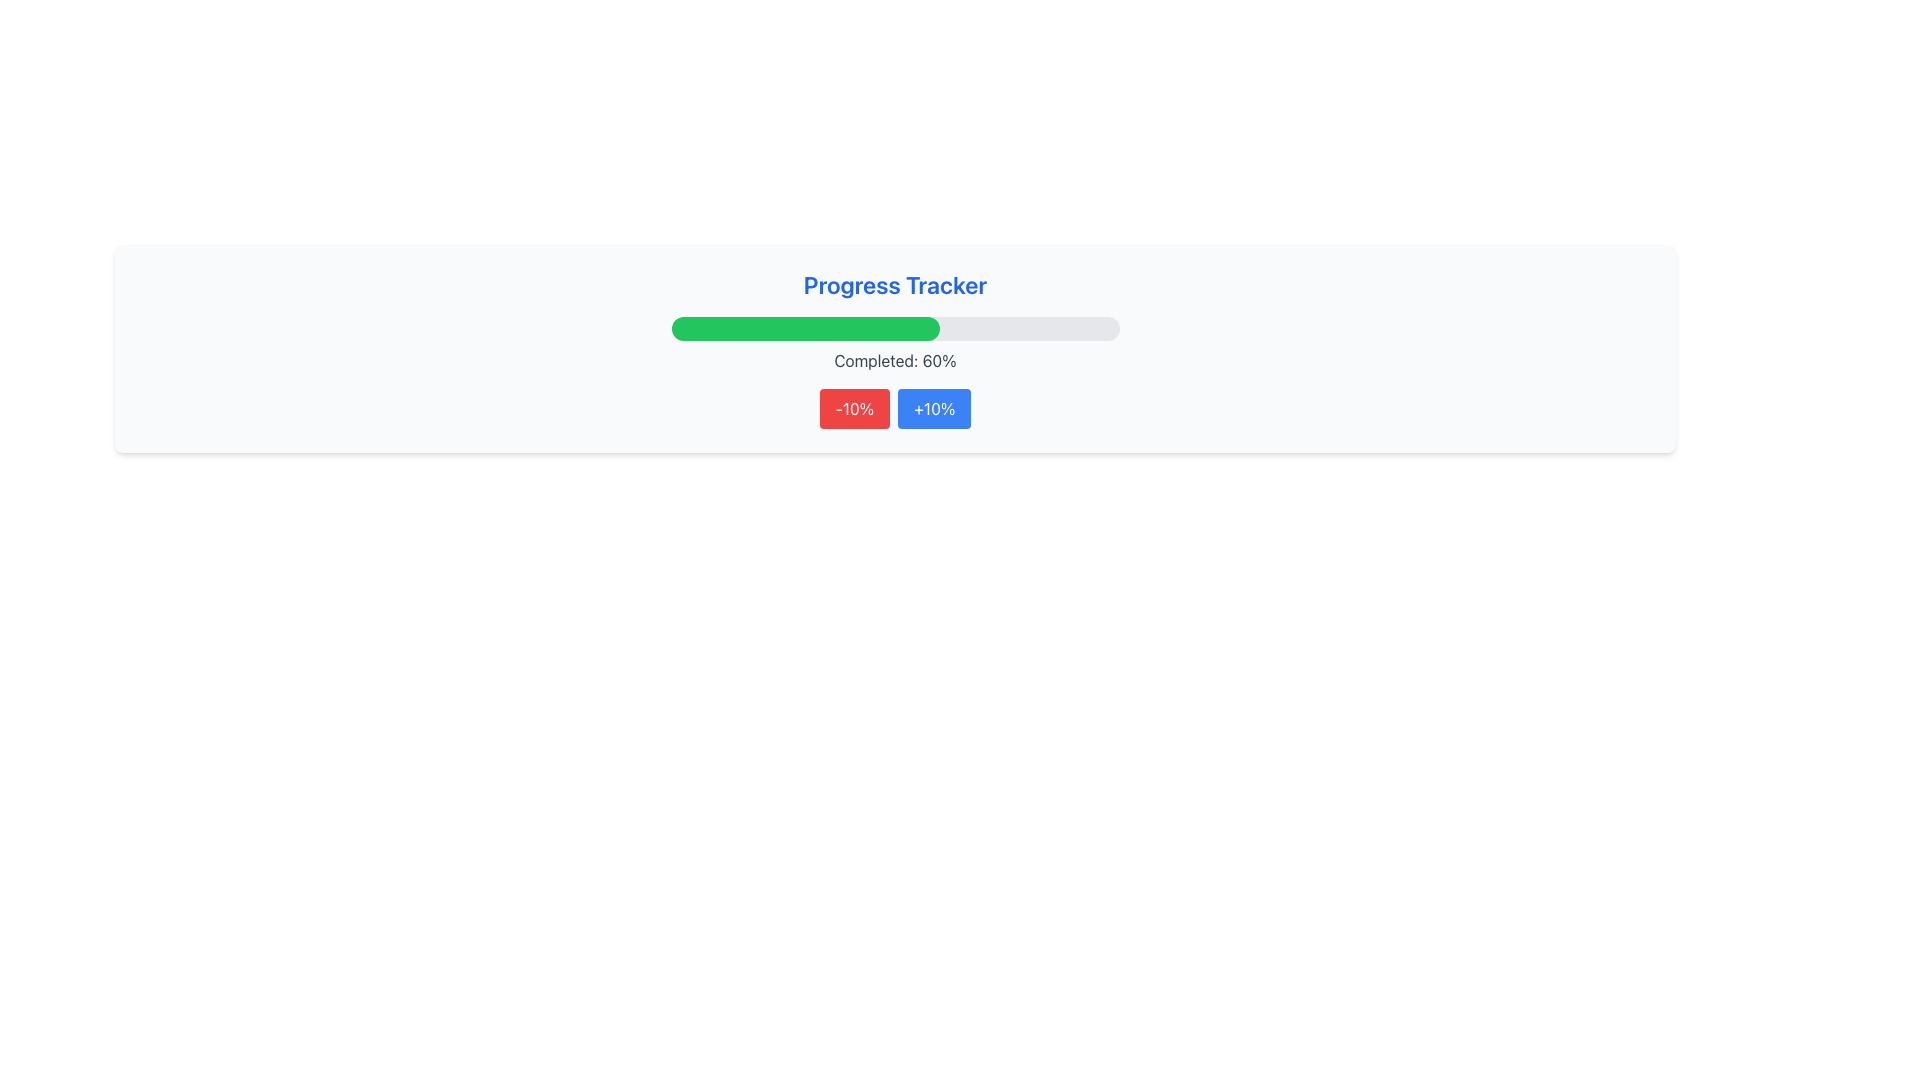 This screenshot has width=1920, height=1080. Describe the element at coordinates (933, 407) in the screenshot. I see `the second button in a pair below the green progress bar` at that location.